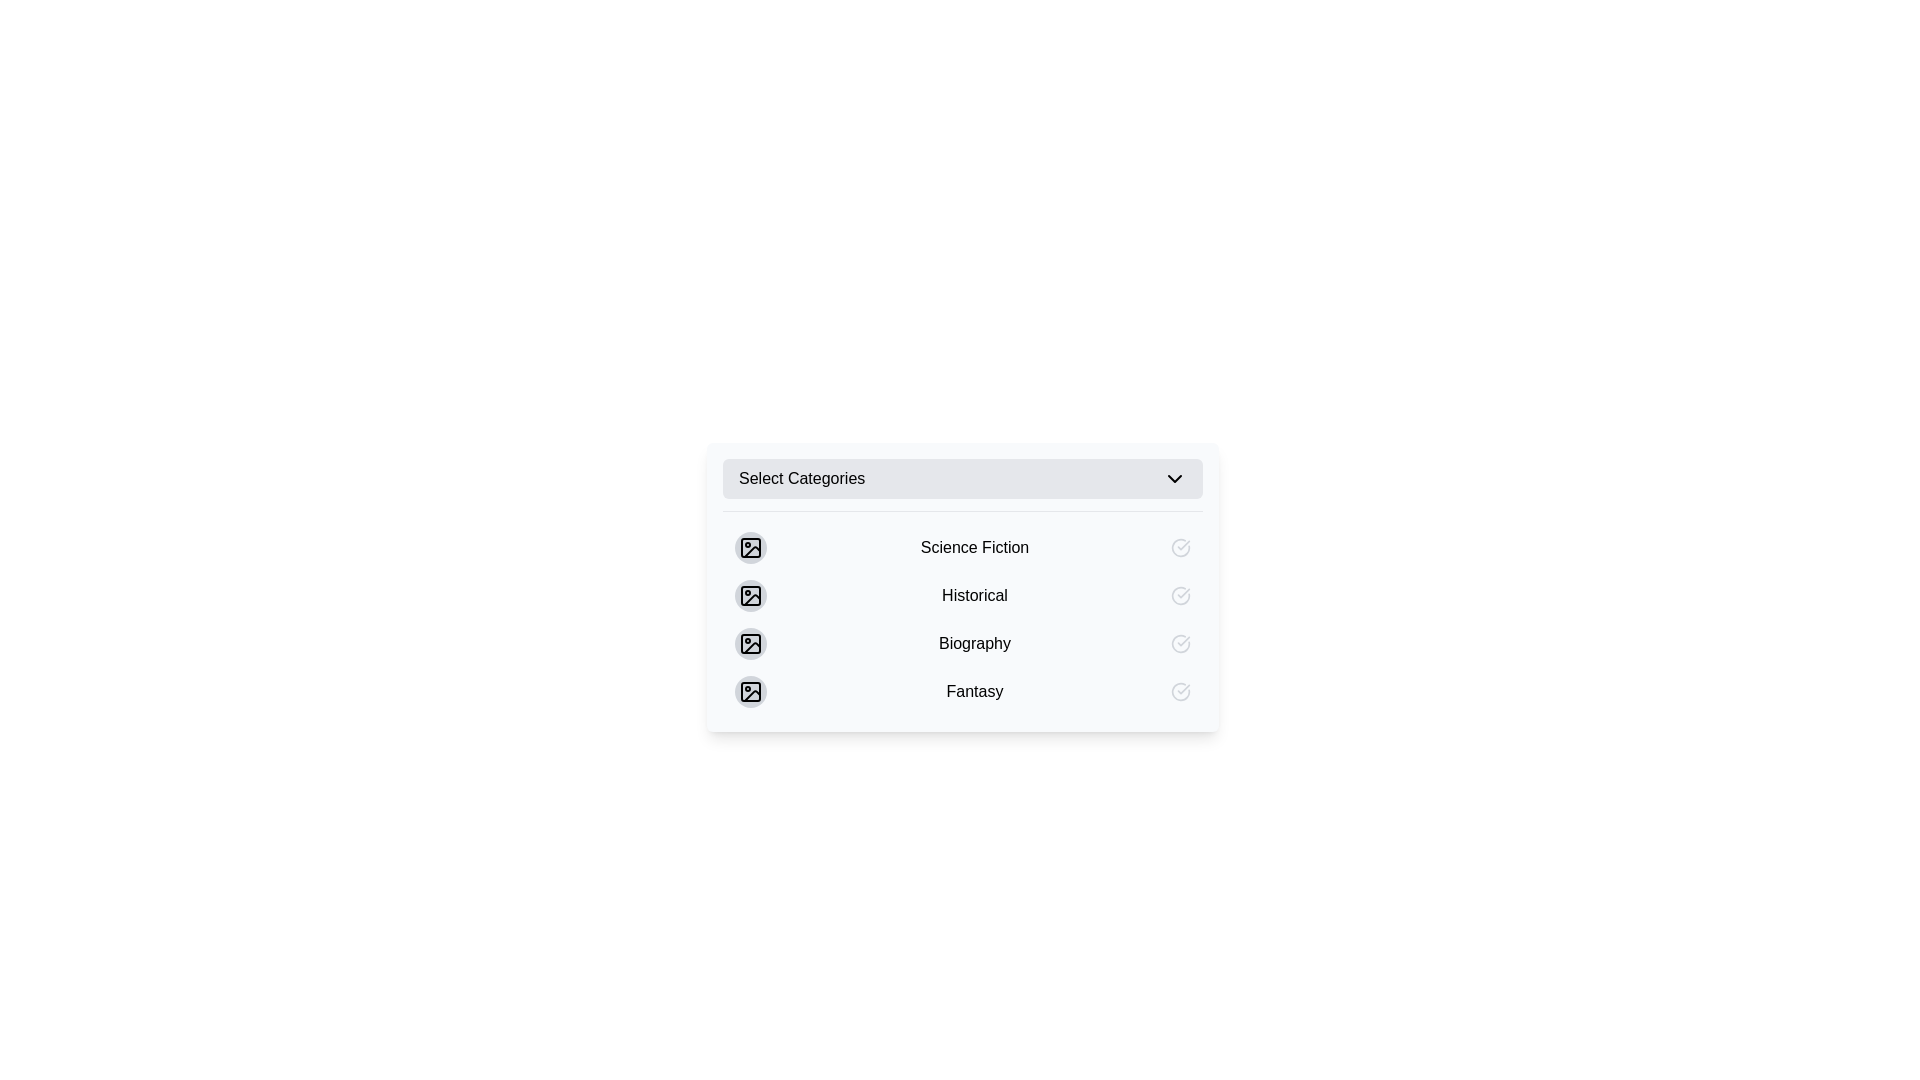 The width and height of the screenshot is (1920, 1080). What do you see at coordinates (749, 595) in the screenshot?
I see `the second icon in the vertical list of four icons on the left side, which indicates the absence of an associated image for the 'Historical' category` at bounding box center [749, 595].